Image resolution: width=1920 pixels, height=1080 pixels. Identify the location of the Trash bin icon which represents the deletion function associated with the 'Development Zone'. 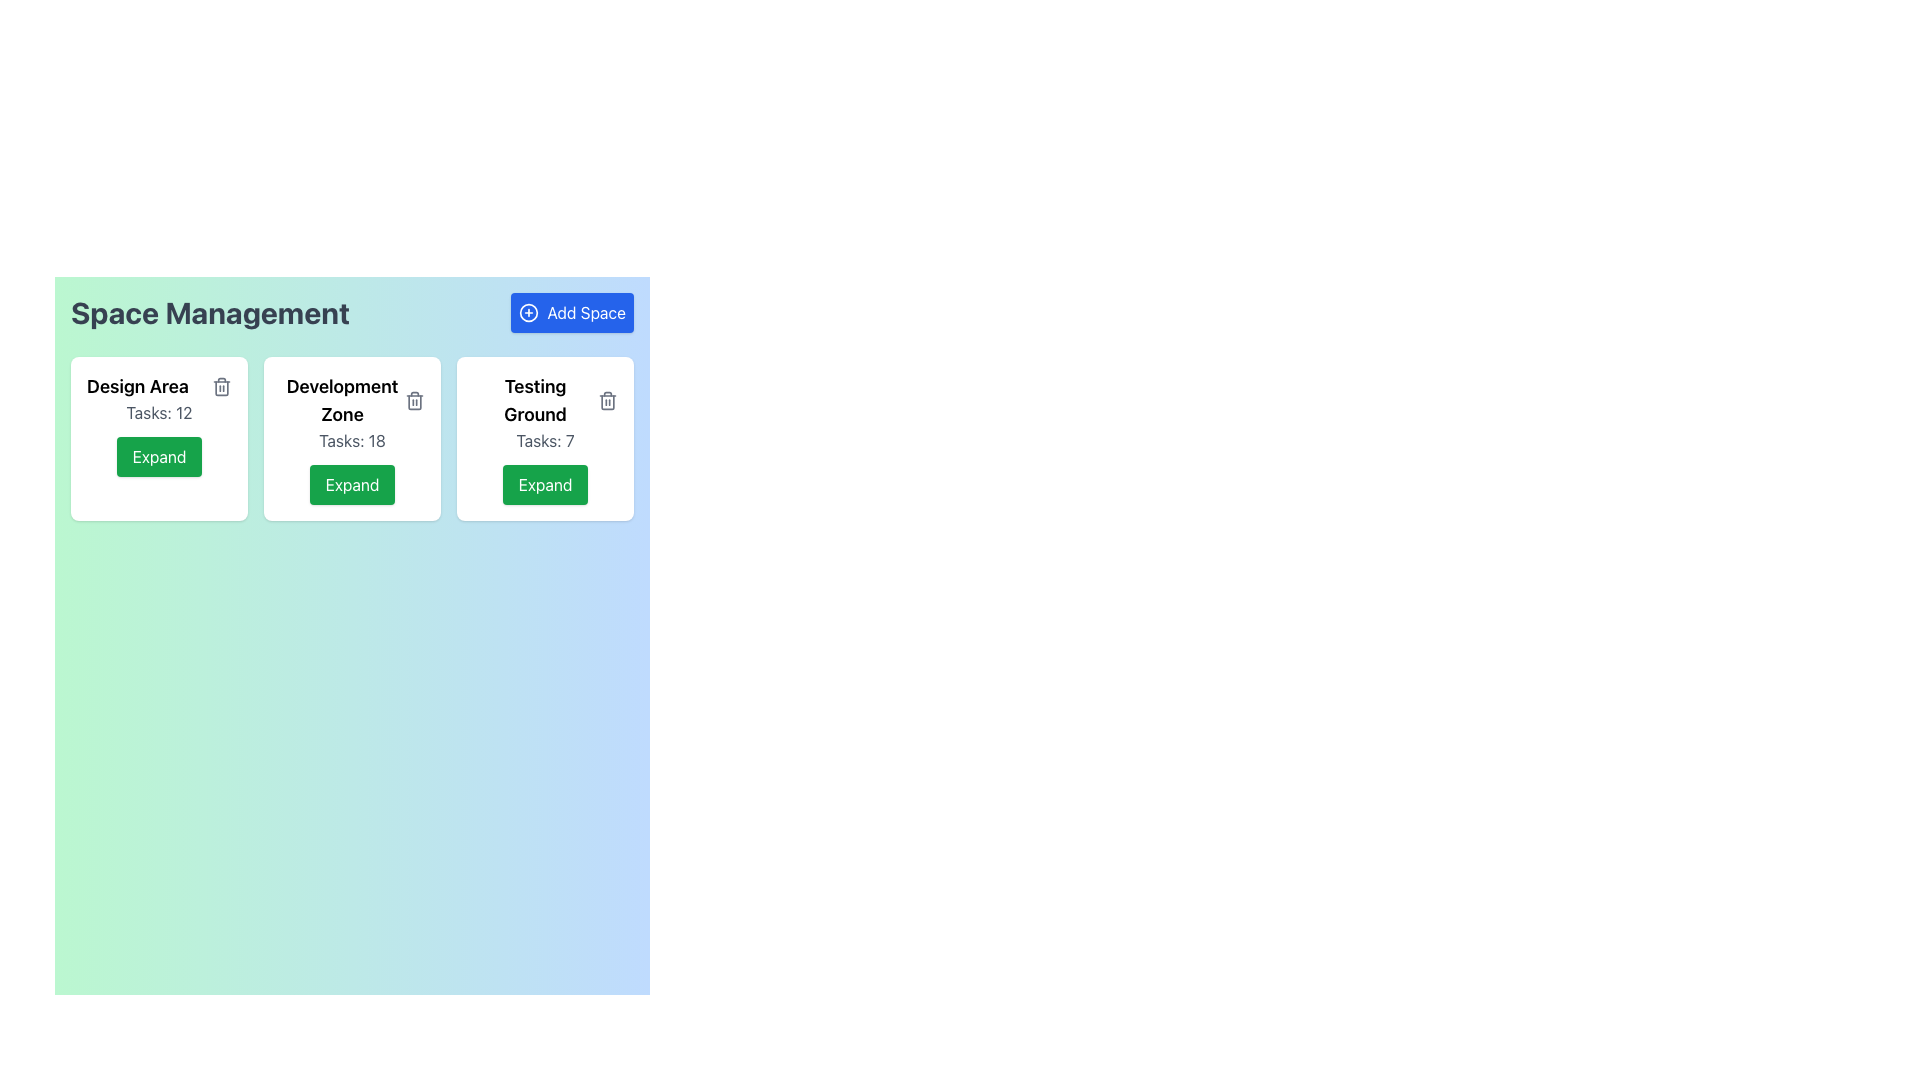
(413, 401).